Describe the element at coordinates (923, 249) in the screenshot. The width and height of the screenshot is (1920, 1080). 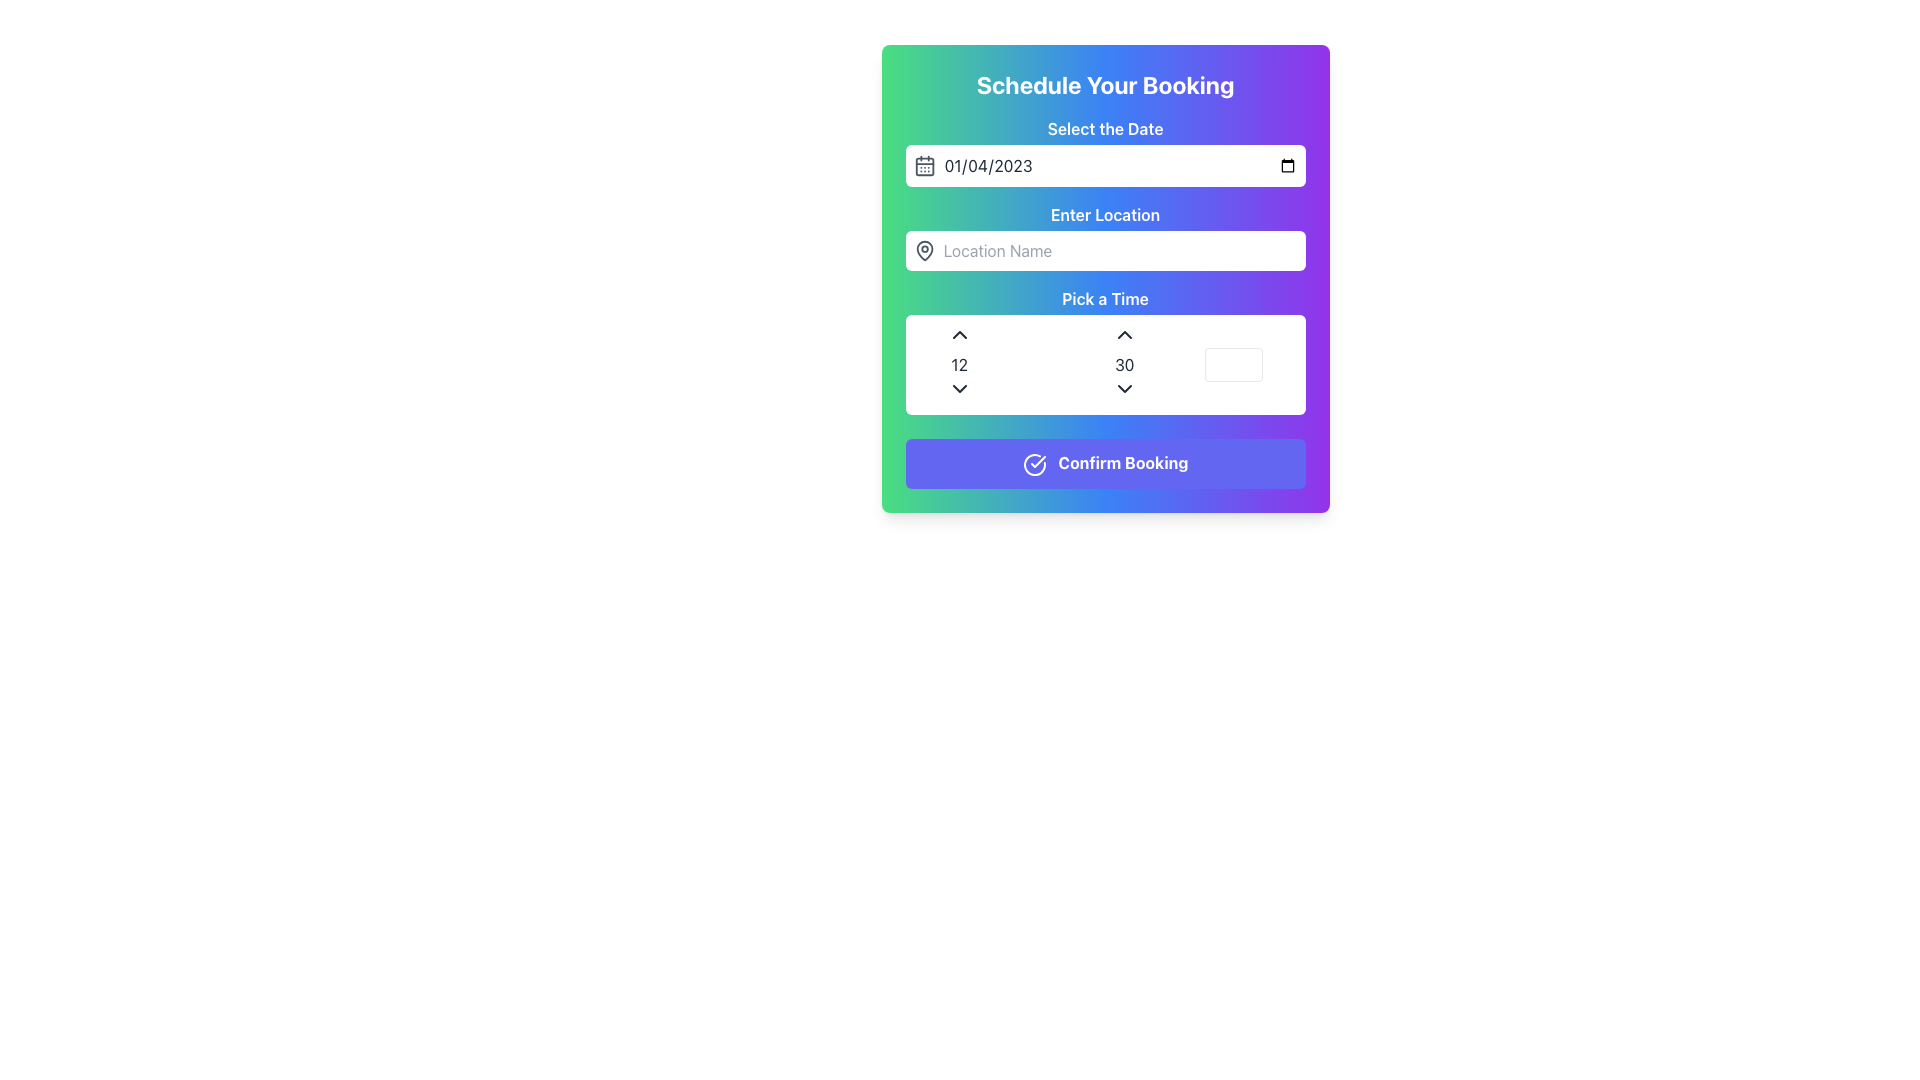
I see `the input field represented by the location icon, which is positioned inside the 'Enter Location' input field to the left of the placeholder text 'Location Name'` at that location.